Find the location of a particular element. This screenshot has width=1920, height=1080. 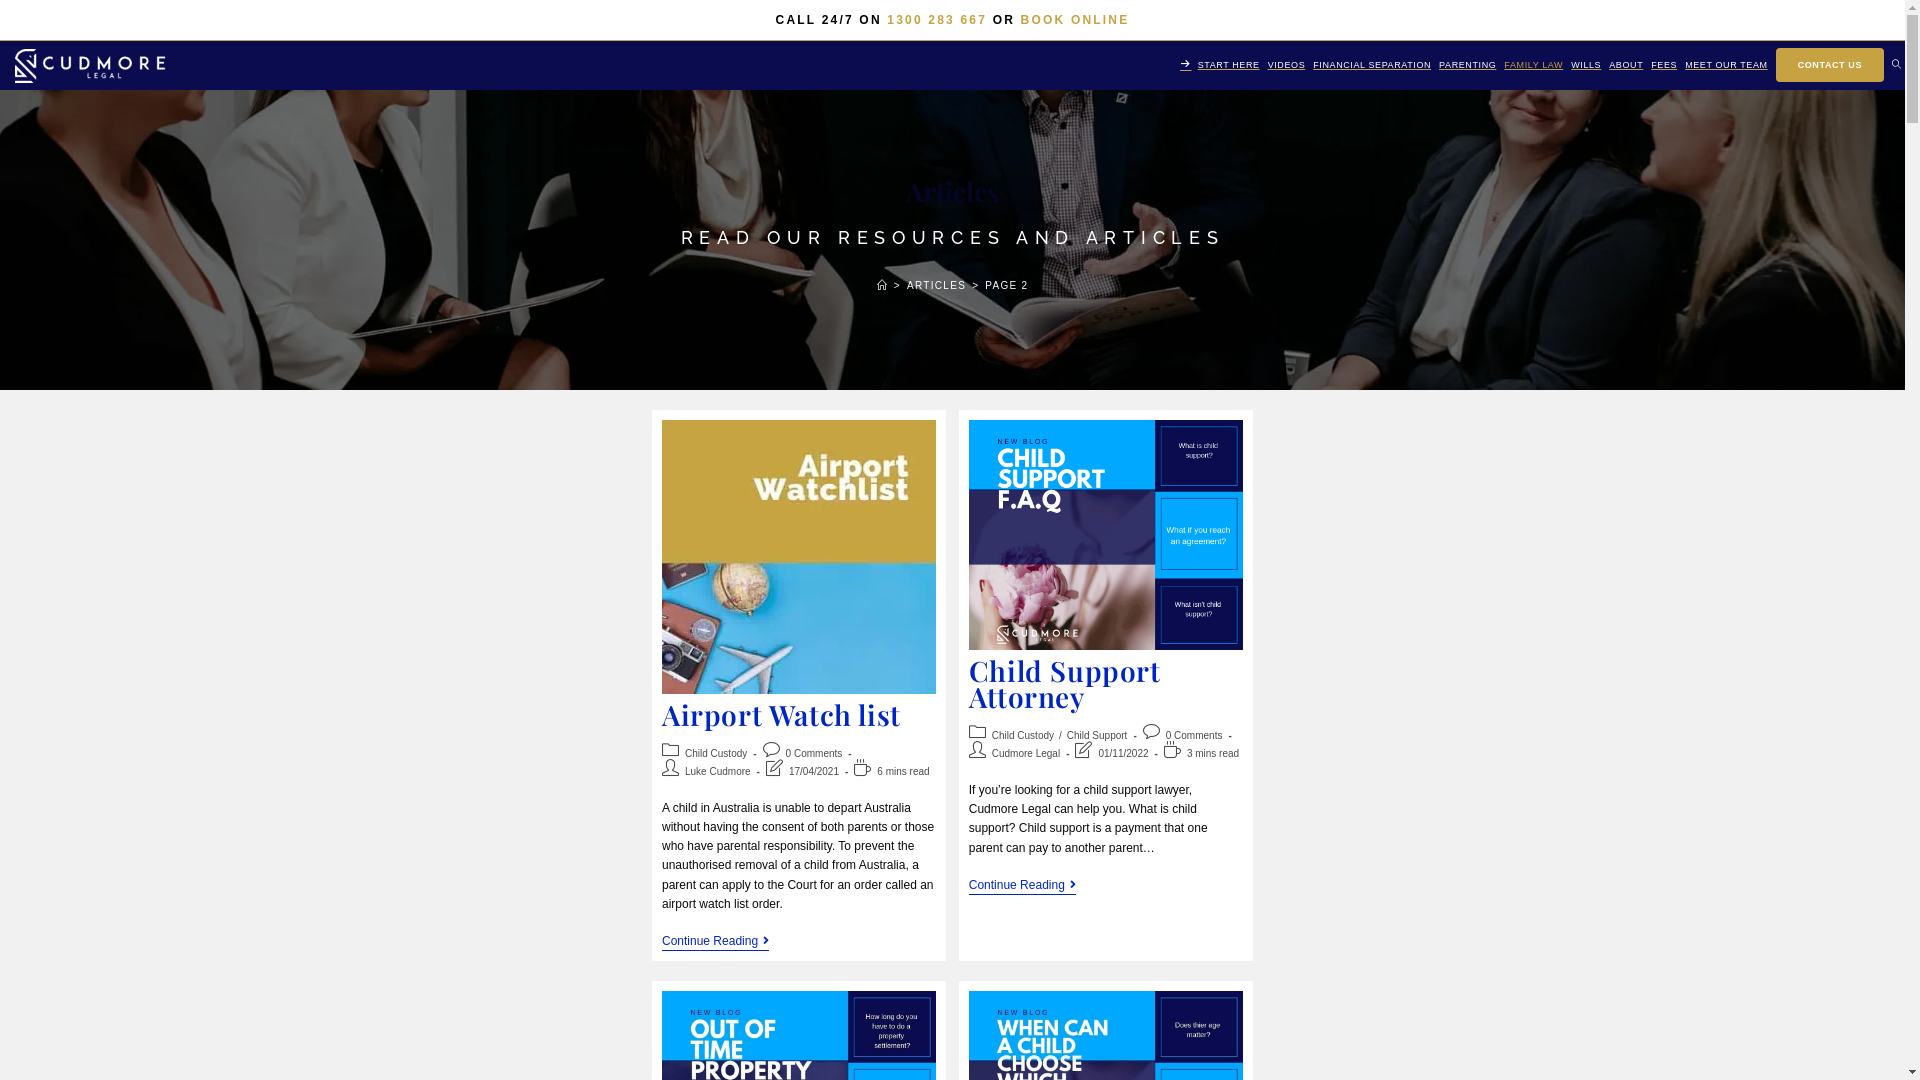

'VIDEOS' is located at coordinates (1286, 64).